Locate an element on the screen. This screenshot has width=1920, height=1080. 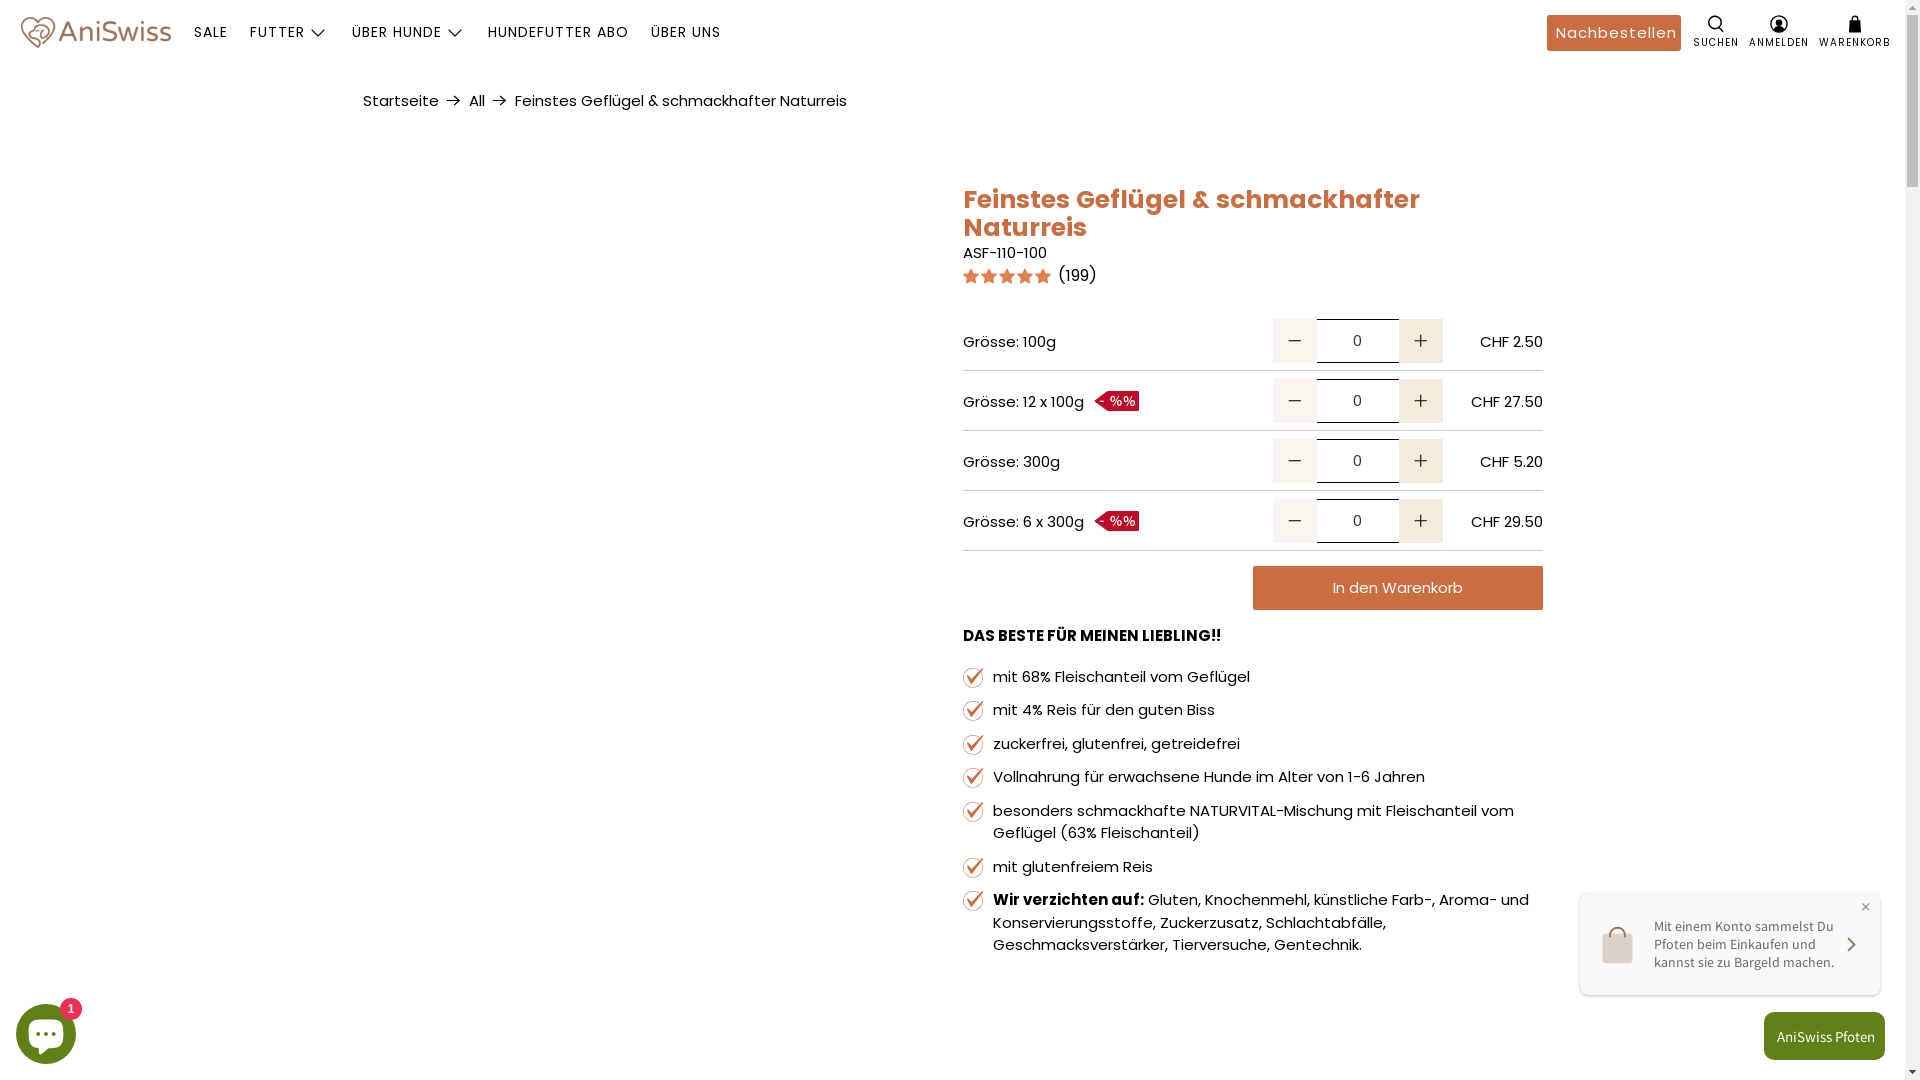
'WARENKORB' is located at coordinates (1819, 33).